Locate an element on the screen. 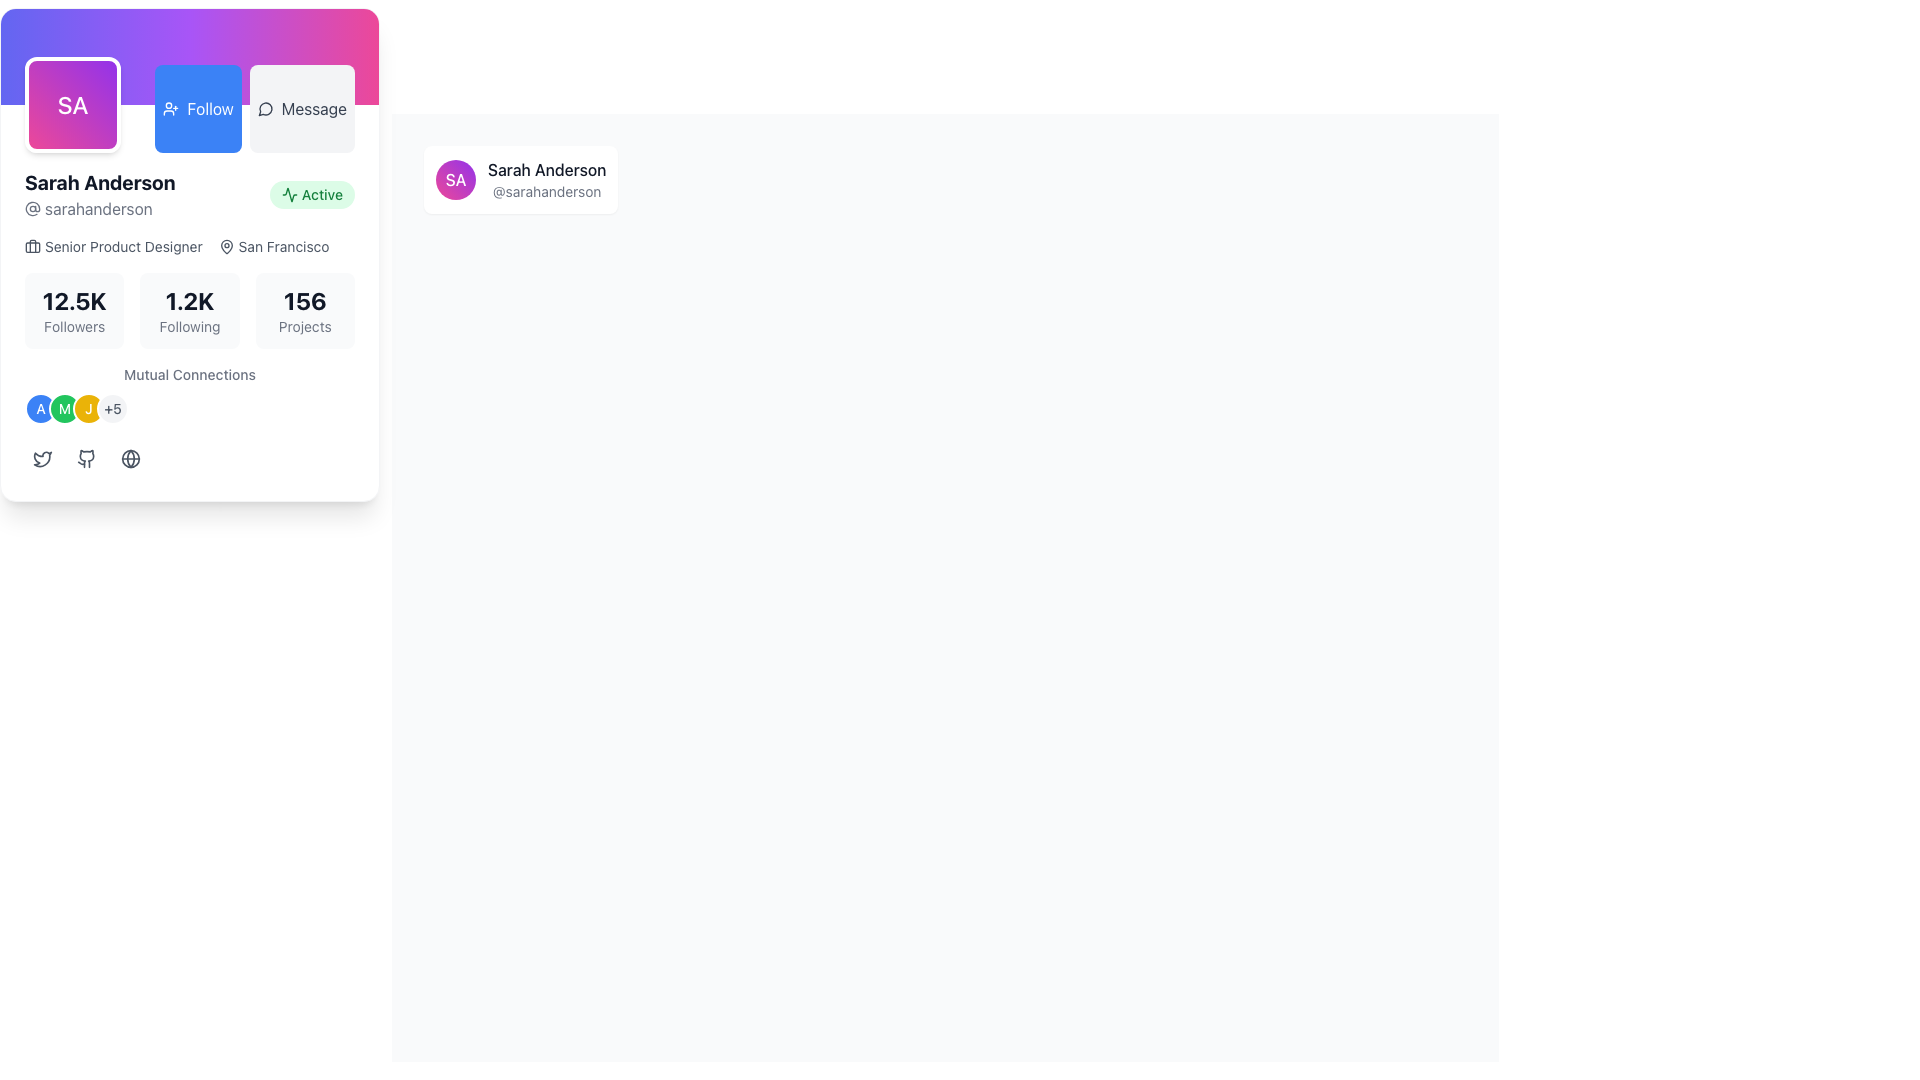 The width and height of the screenshot is (1920, 1080). the bird-shaped Twitter icon located in the bottom-left area of the profile card interface is located at coordinates (43, 459).